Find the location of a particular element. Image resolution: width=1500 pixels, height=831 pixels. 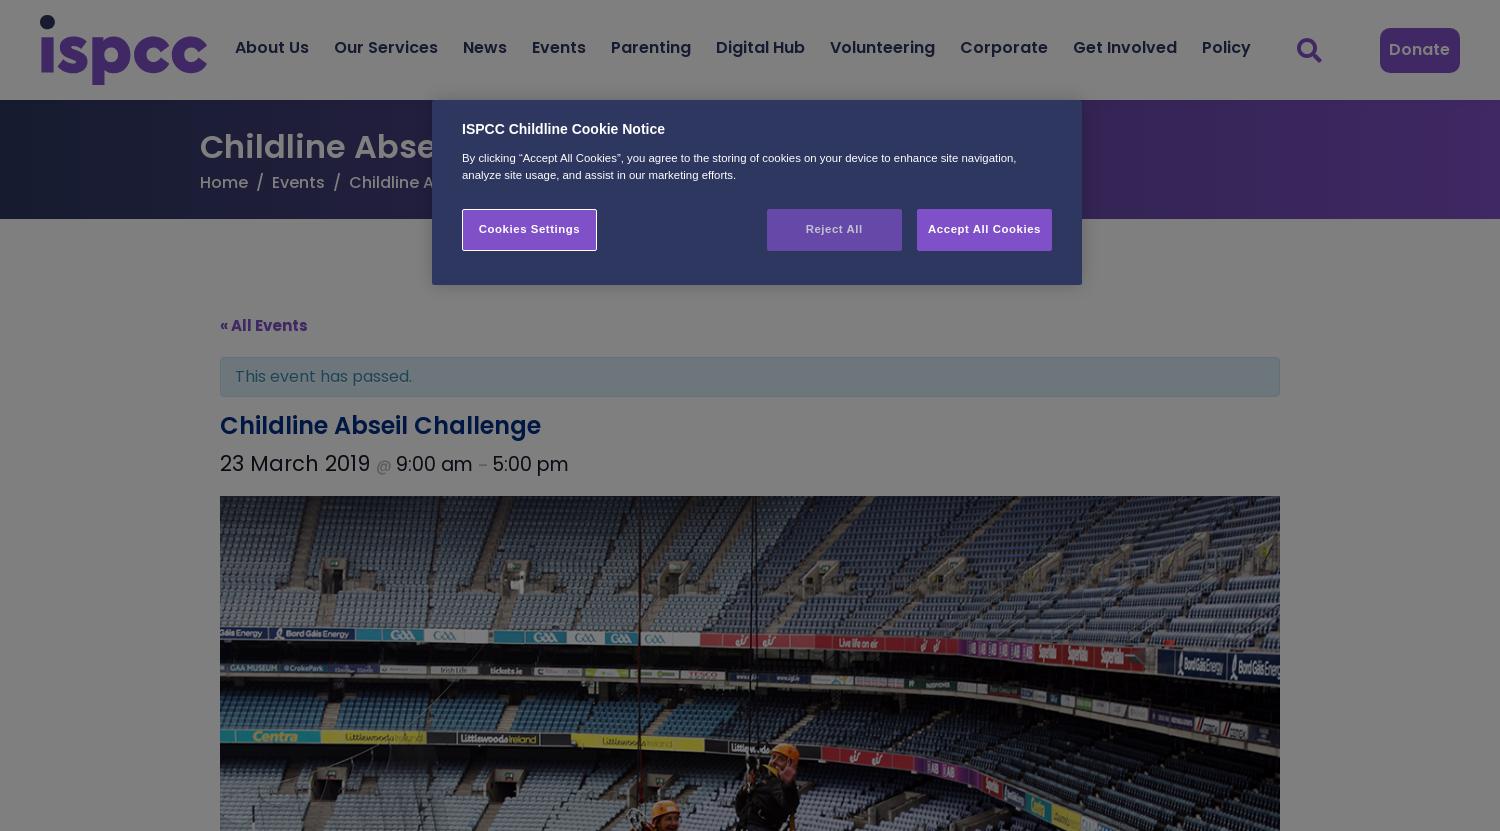

'Donate' is located at coordinates (1419, 48).